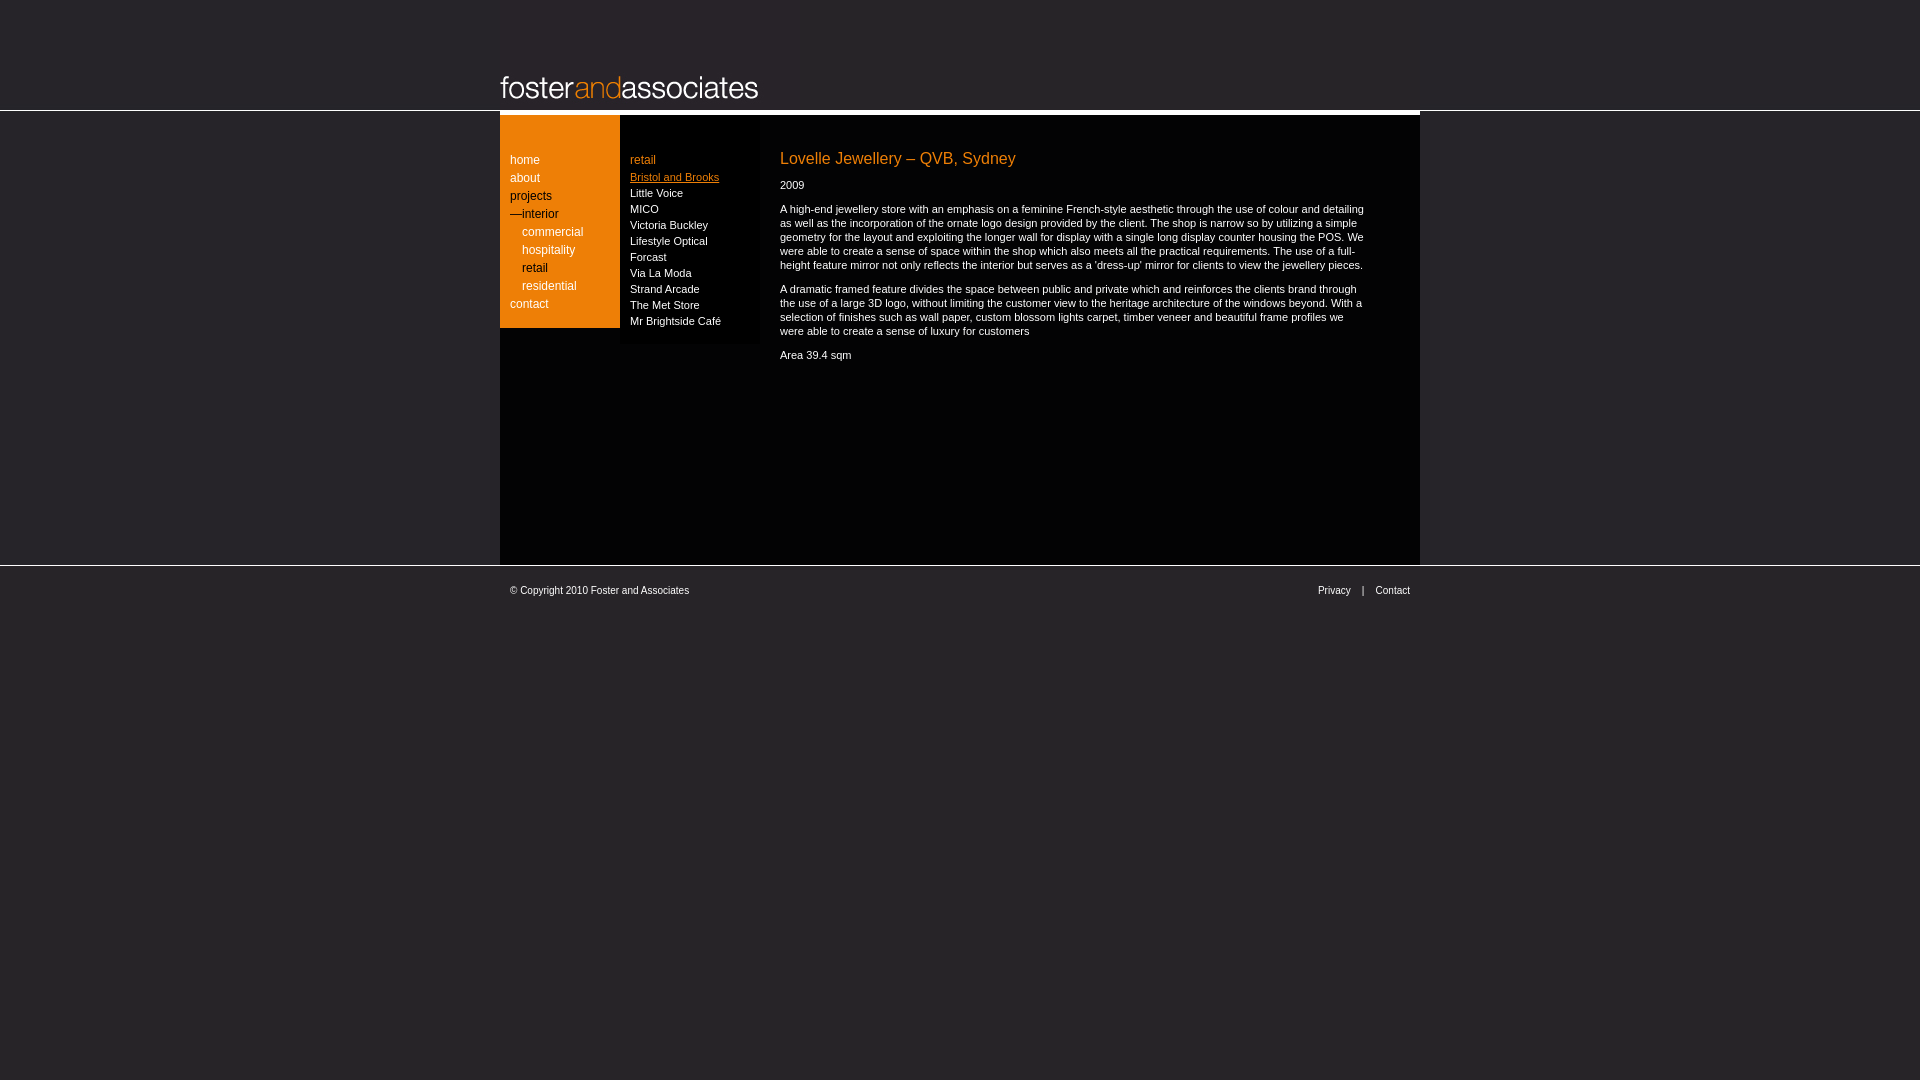  Describe the element at coordinates (560, 176) in the screenshot. I see `'about'` at that location.